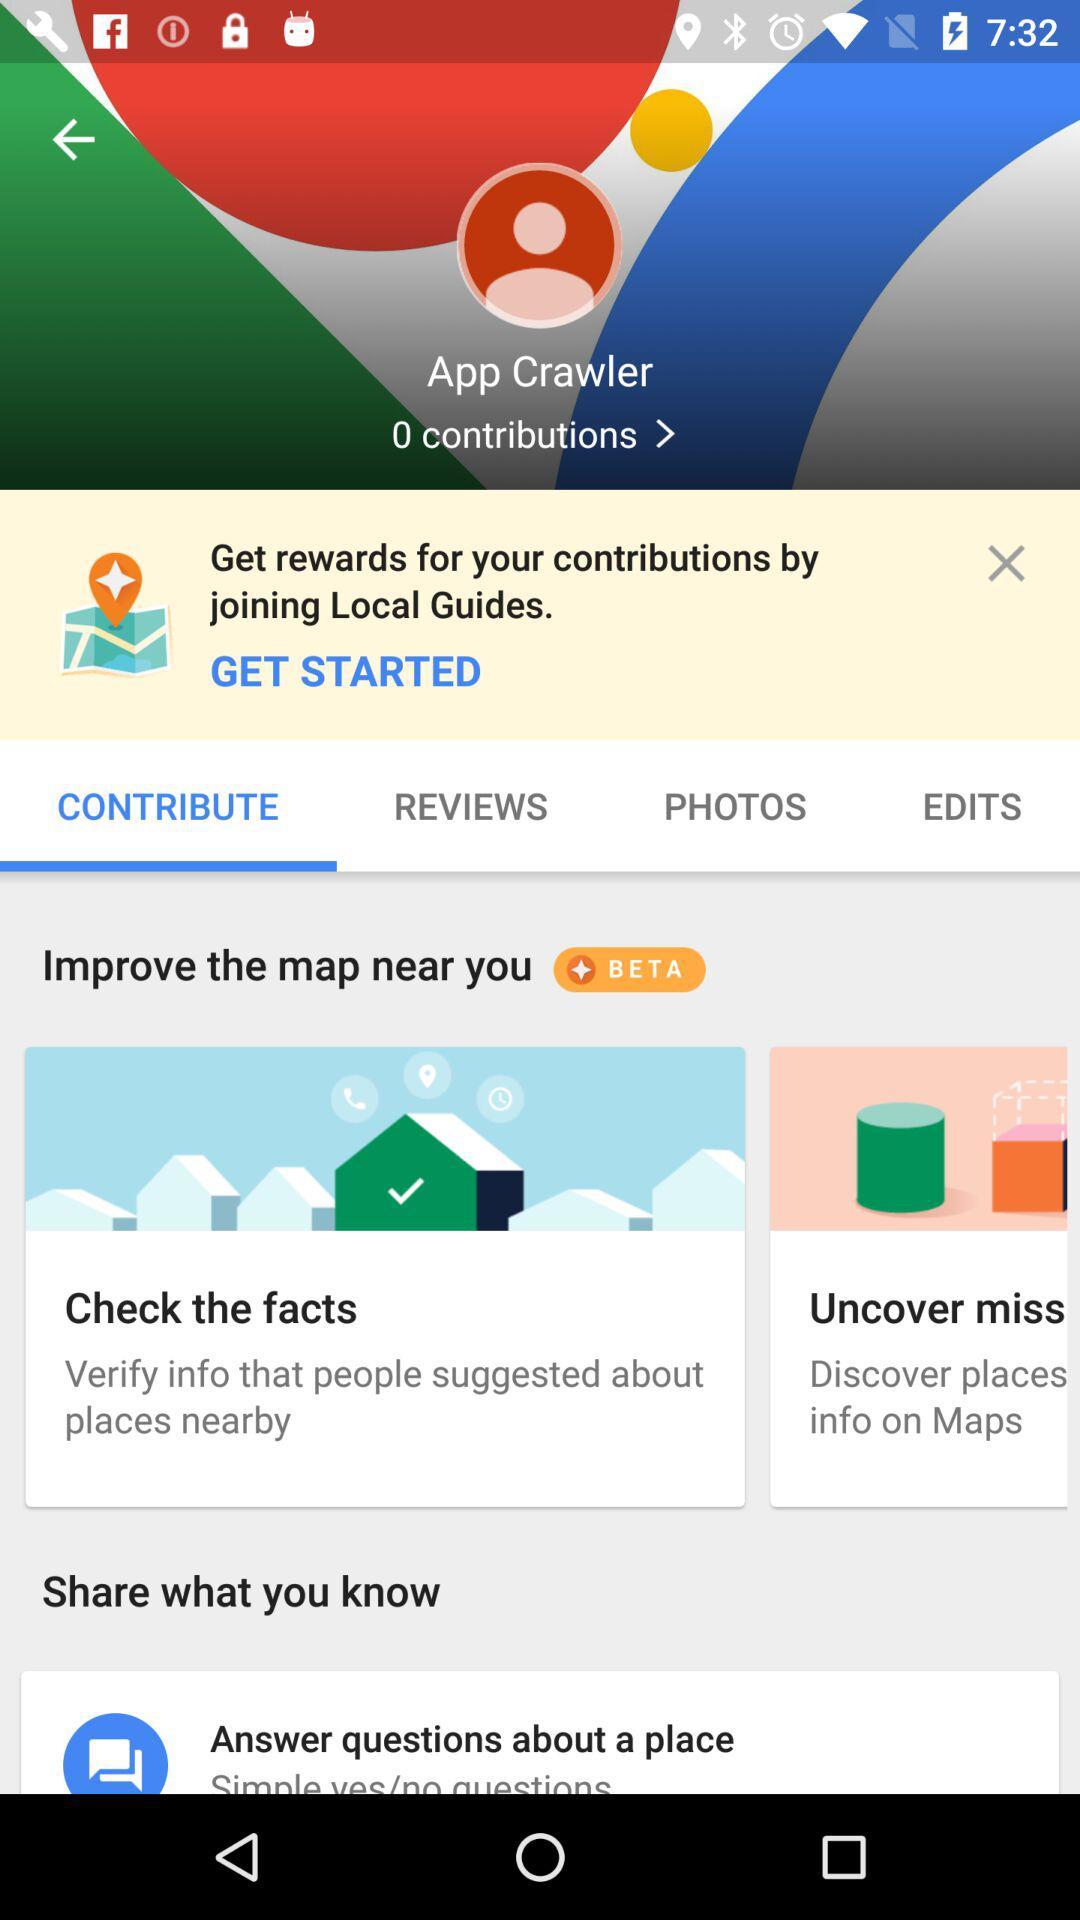  I want to click on the icon to the right of contribute, so click(471, 805).